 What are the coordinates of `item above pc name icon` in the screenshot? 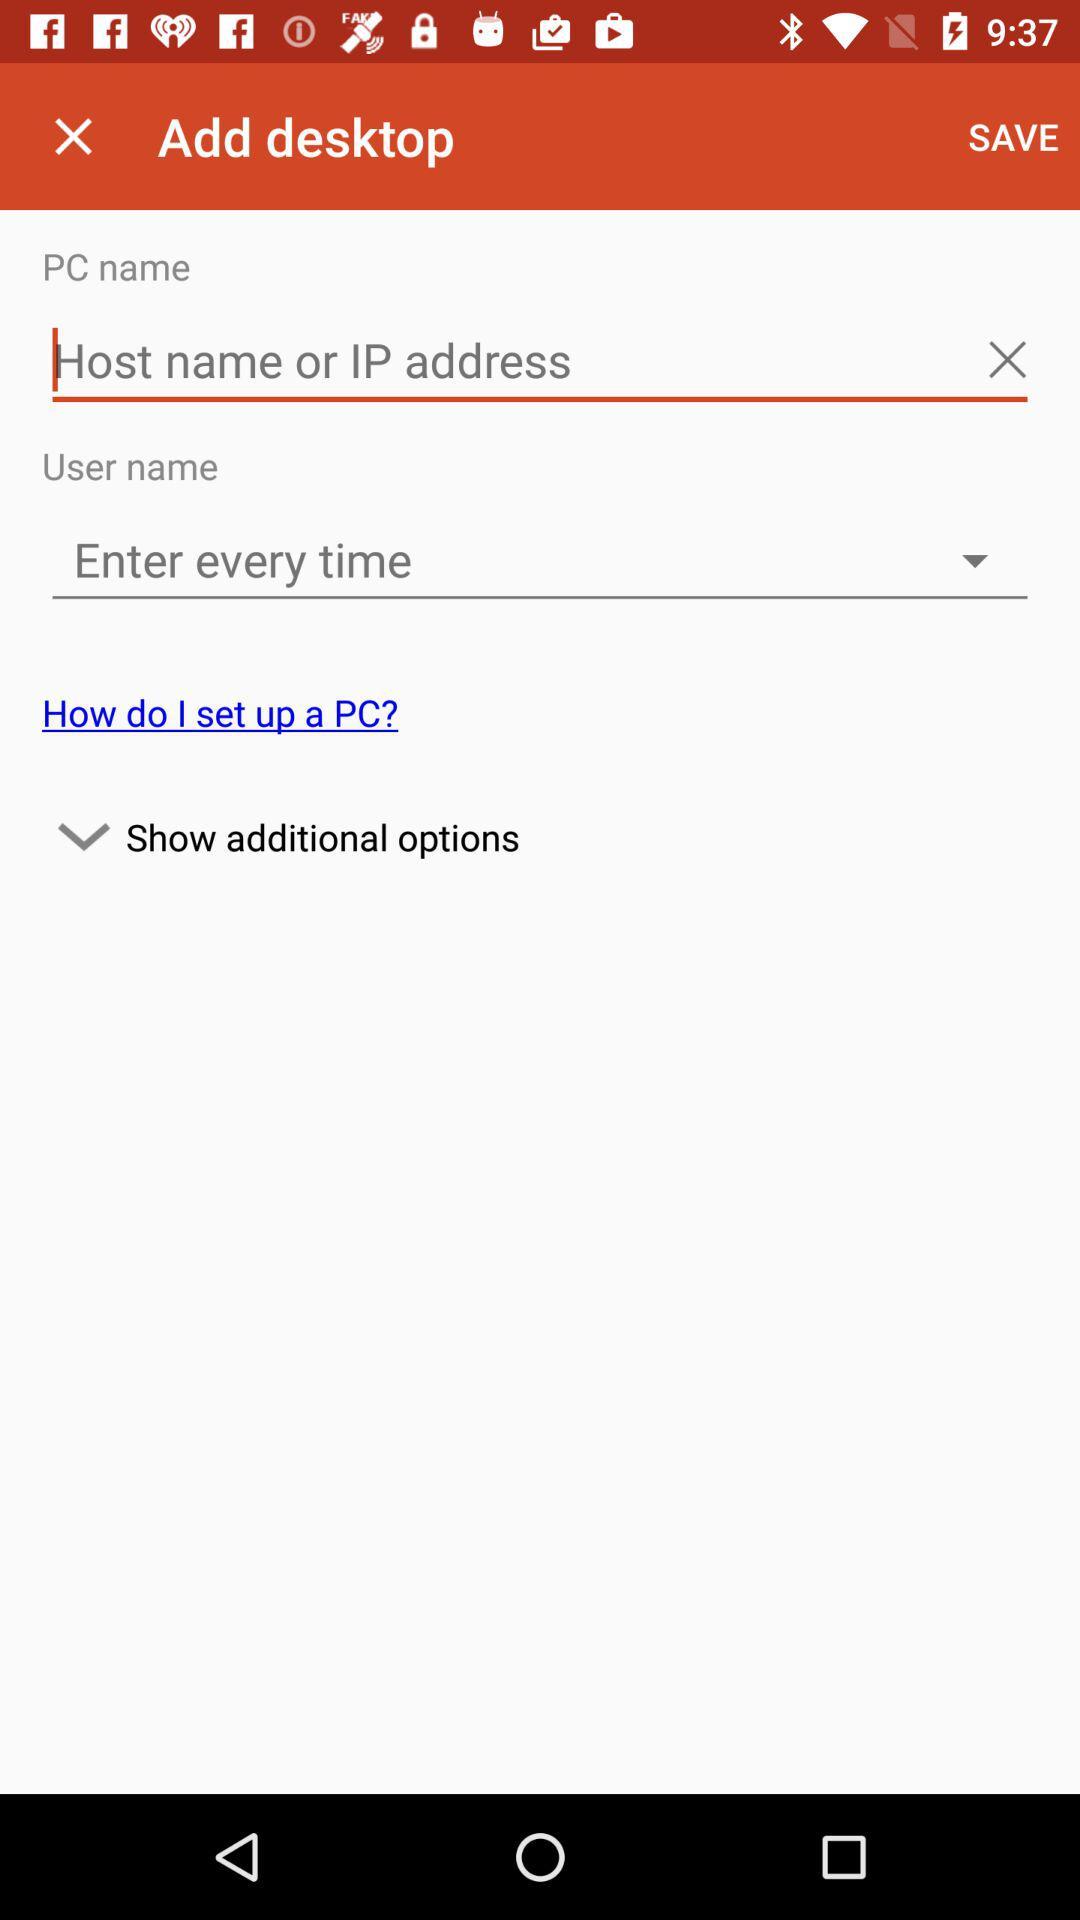 It's located at (1013, 135).